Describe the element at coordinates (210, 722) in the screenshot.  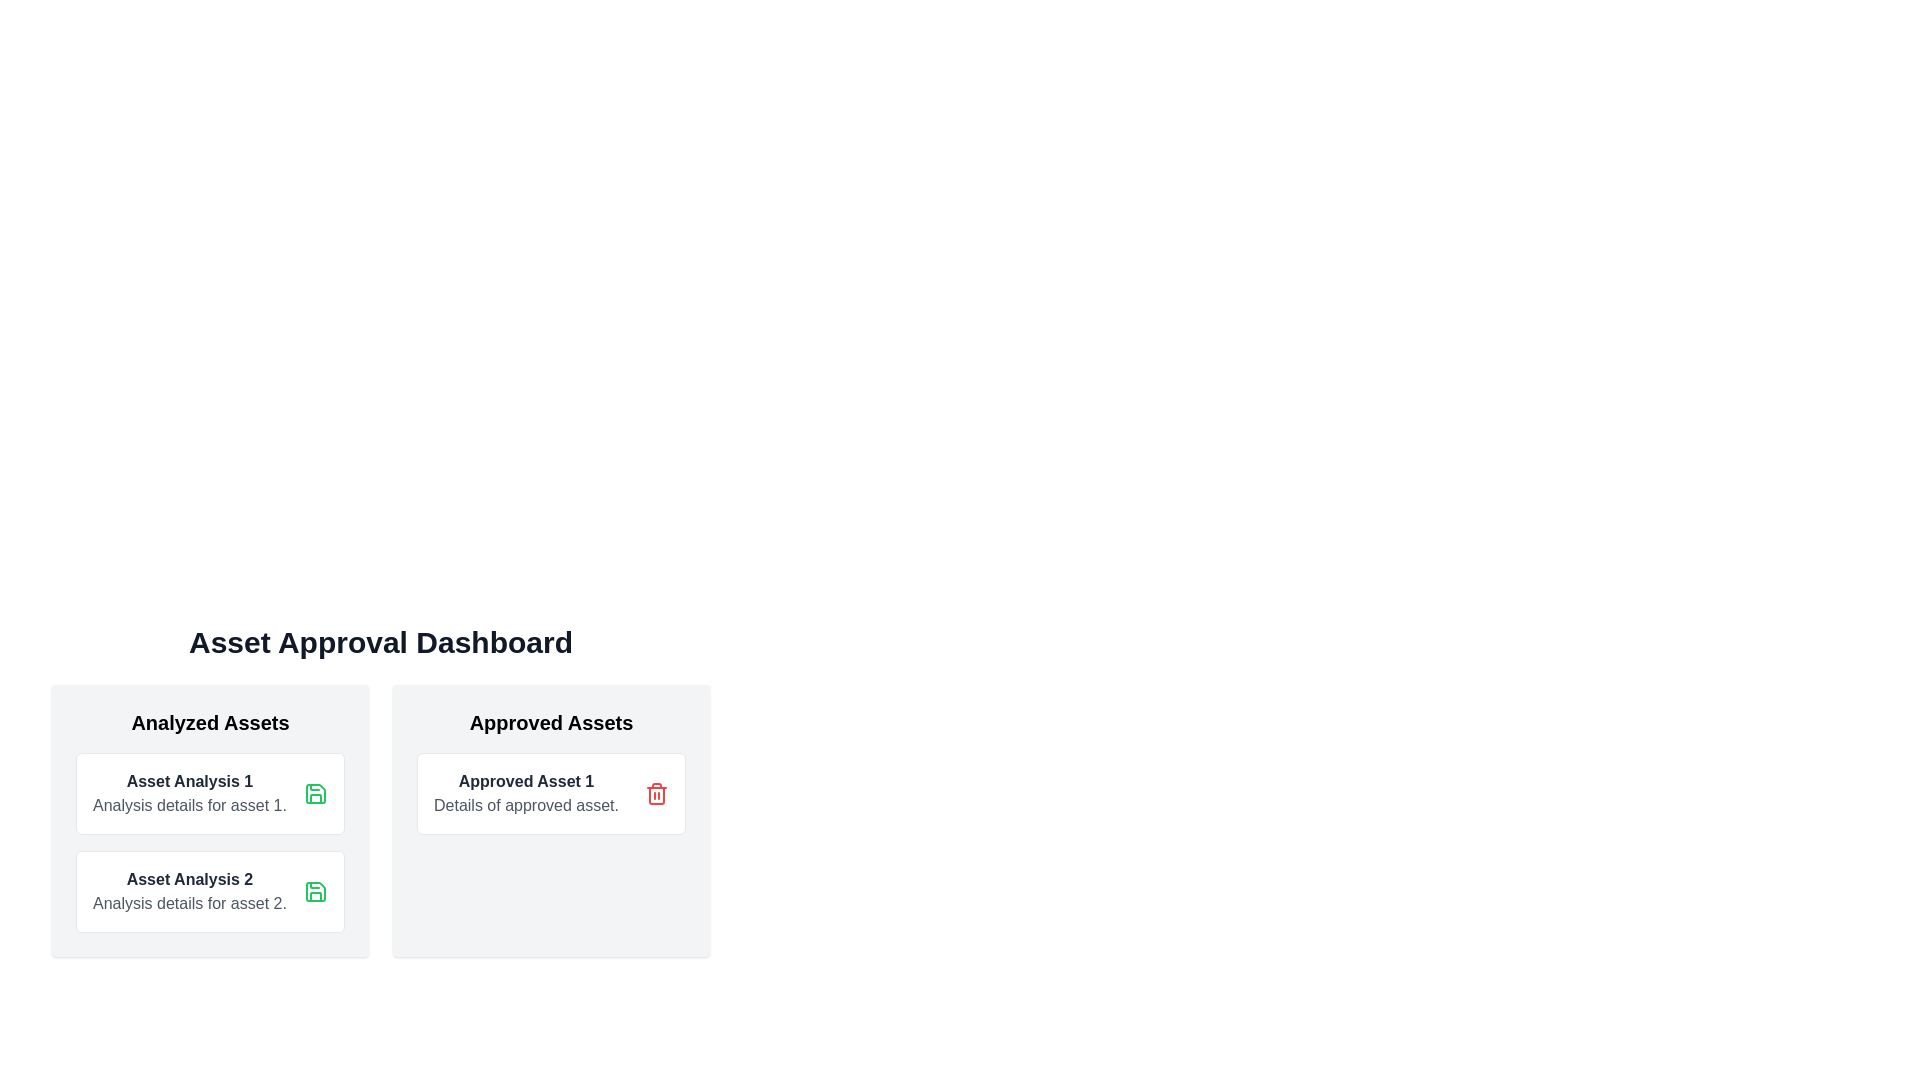
I see `displayed text from the 'Analyzed Assets' text label, which is a large, bold header in the Asset Approval Dashboard section` at that location.